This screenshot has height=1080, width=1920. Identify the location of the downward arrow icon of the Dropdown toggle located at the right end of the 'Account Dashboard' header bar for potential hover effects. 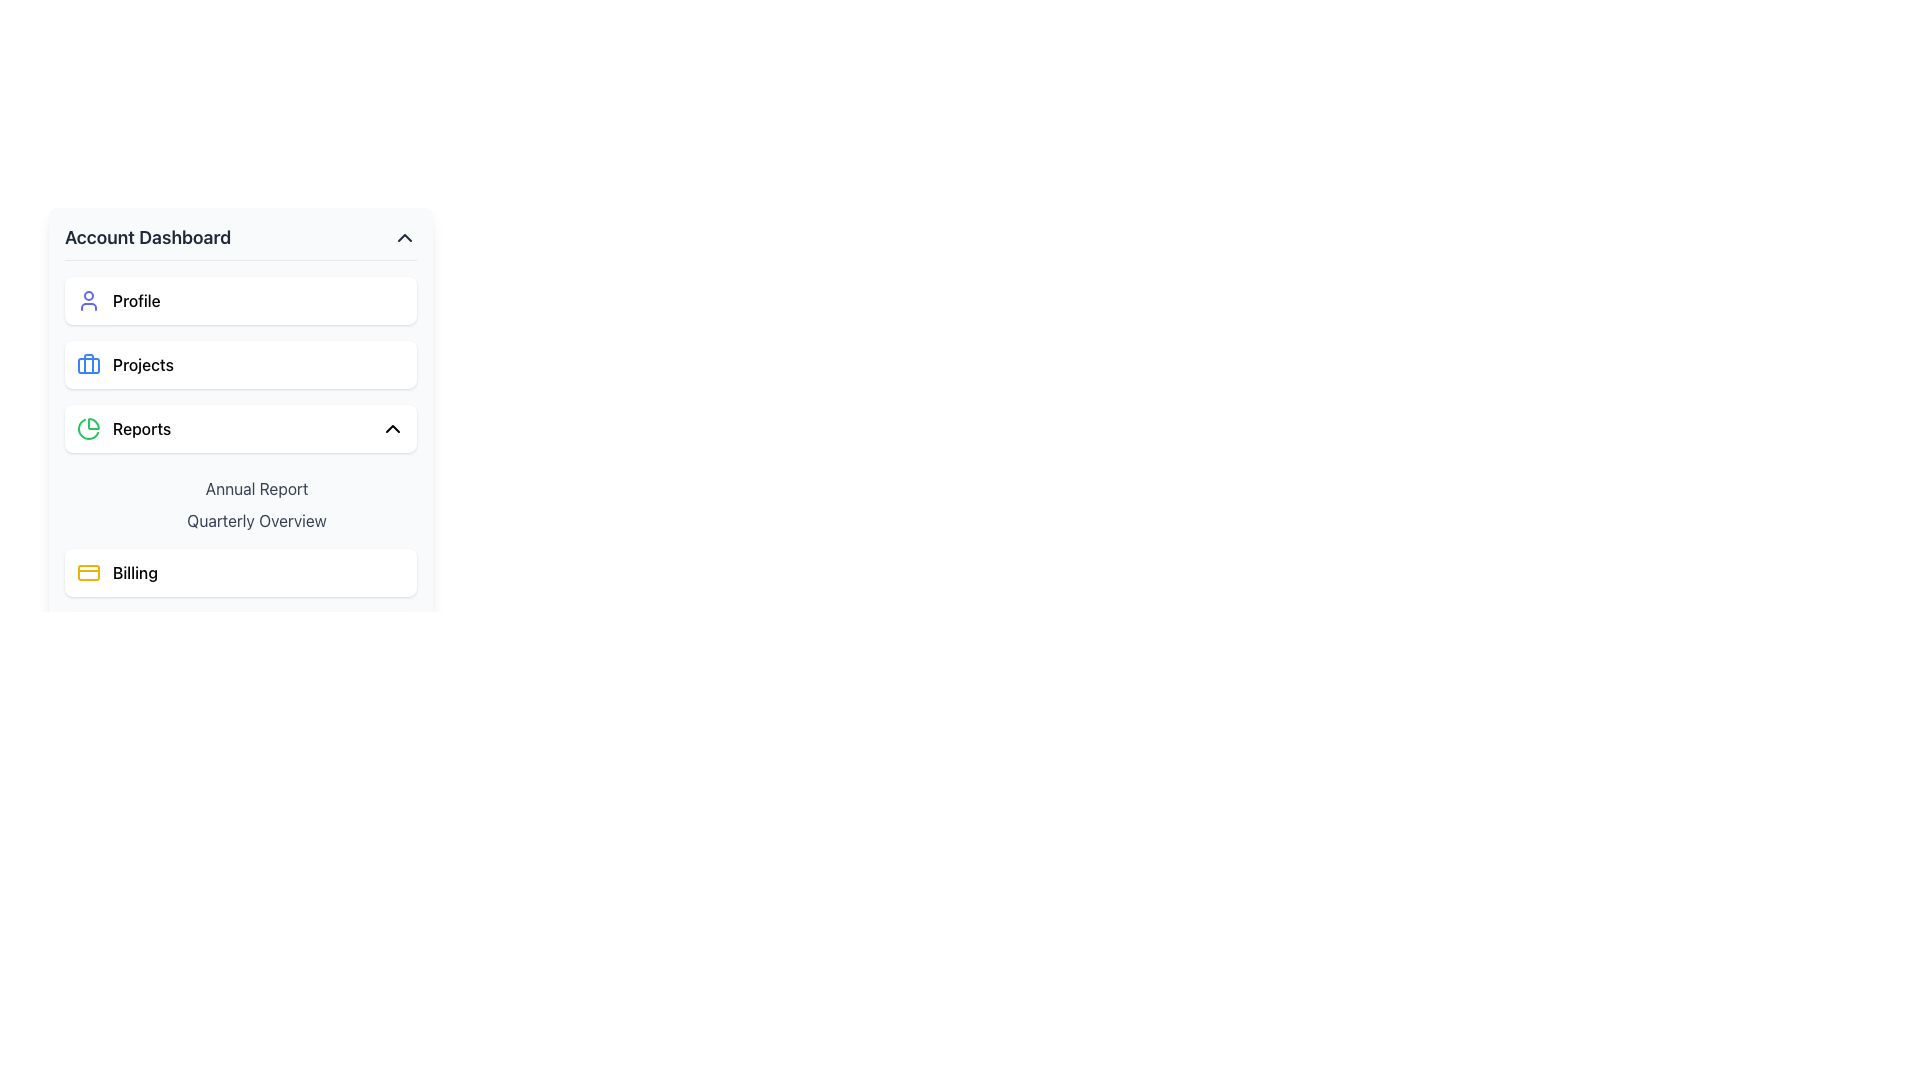
(403, 237).